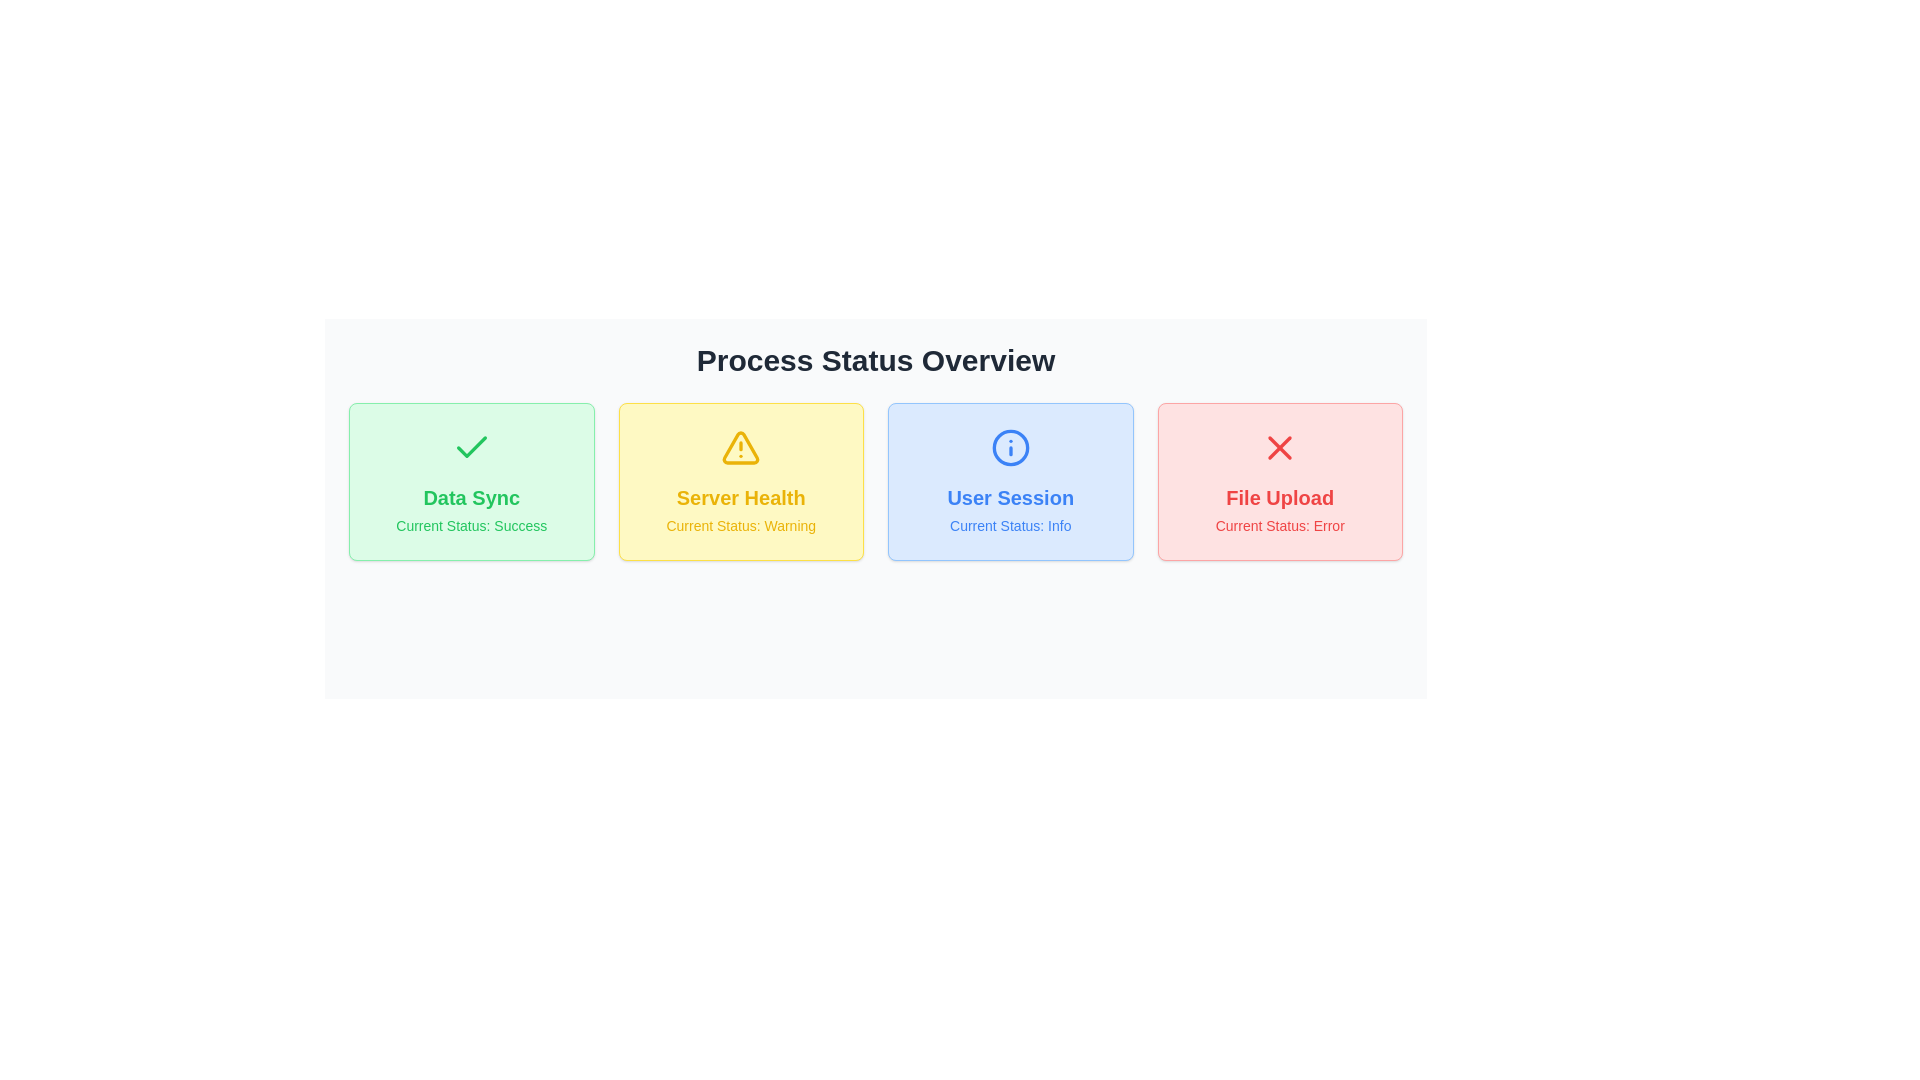  Describe the element at coordinates (1280, 496) in the screenshot. I see `the 'File Upload' label, which is a bold, red text label indicating a warning or error state, located within the red status block in the 'Process Status Overview'` at that location.